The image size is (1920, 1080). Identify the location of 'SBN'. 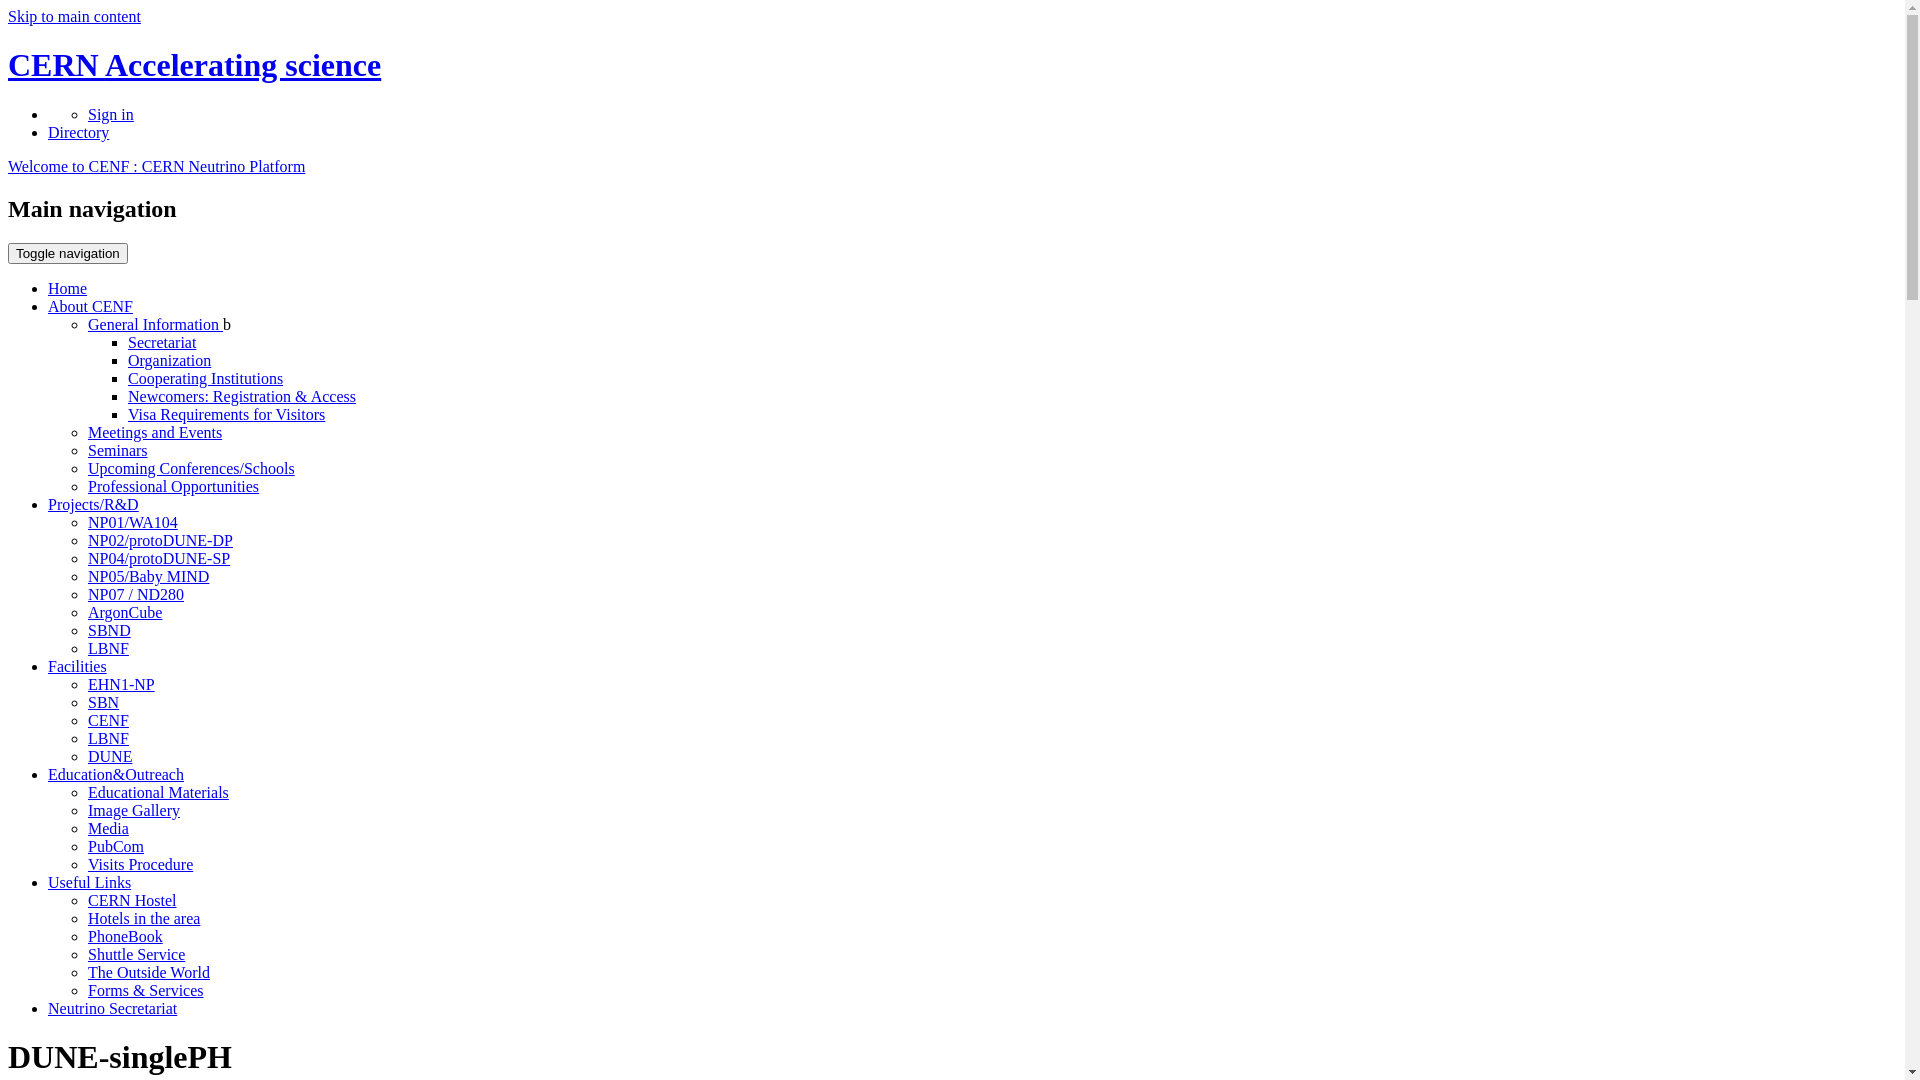
(102, 701).